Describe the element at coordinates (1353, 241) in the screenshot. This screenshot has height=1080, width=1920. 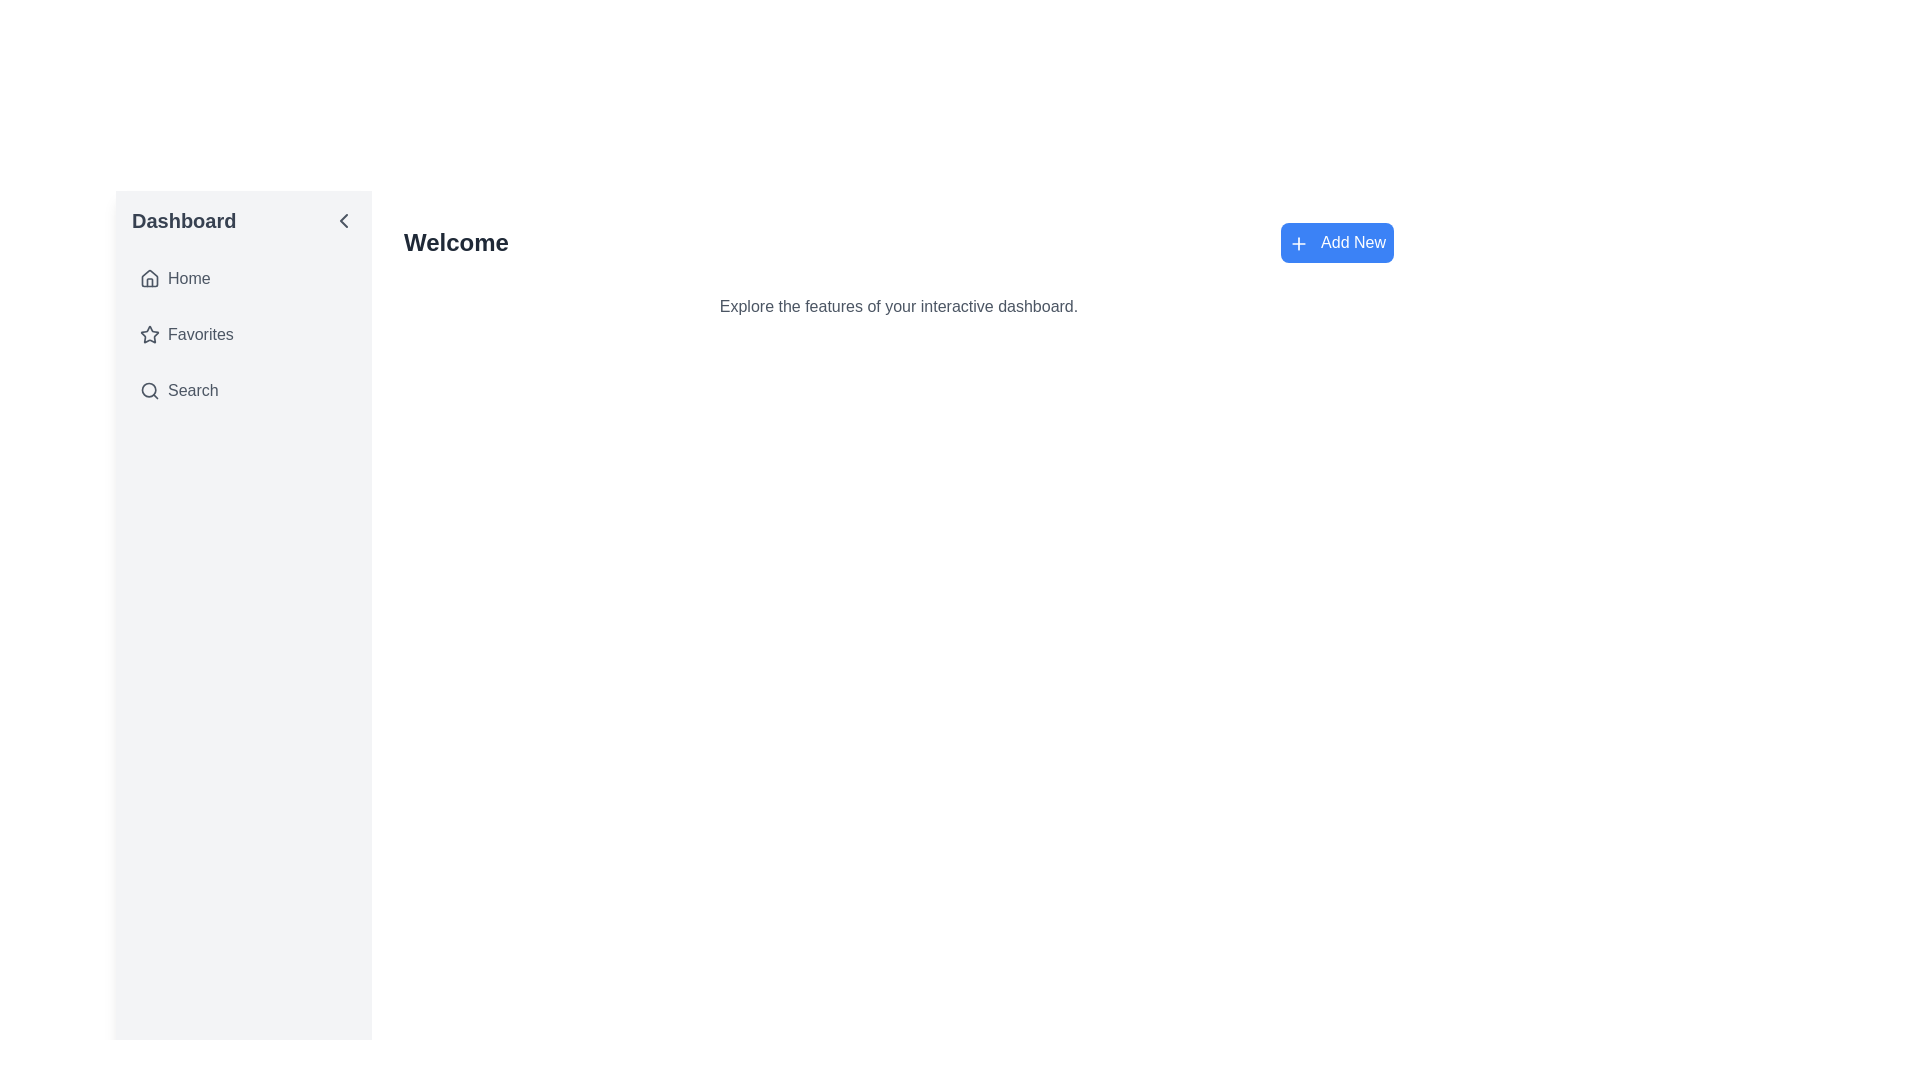
I see `text from the 'Add New' label, which is displayed in white color within a blue button, located to the right of the '+' icon` at that location.